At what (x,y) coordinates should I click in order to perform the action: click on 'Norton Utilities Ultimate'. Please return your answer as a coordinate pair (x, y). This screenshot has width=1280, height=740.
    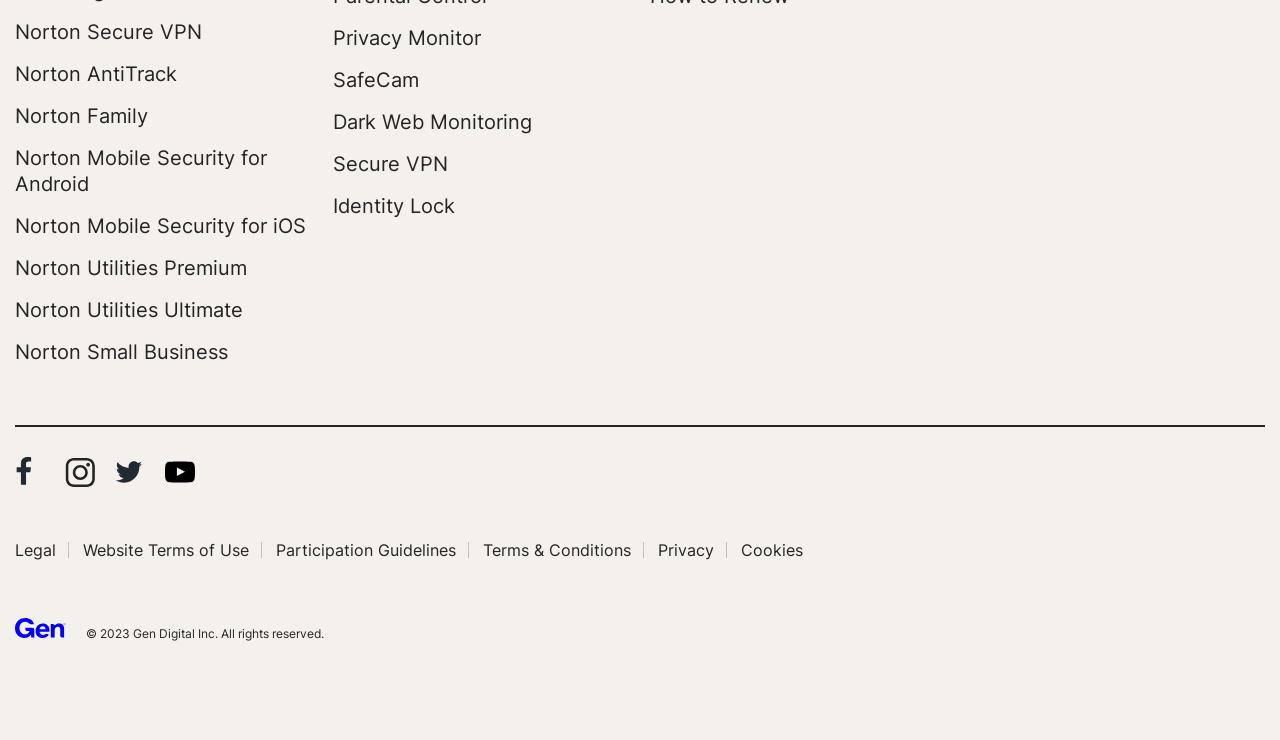
    Looking at the image, I should click on (14, 308).